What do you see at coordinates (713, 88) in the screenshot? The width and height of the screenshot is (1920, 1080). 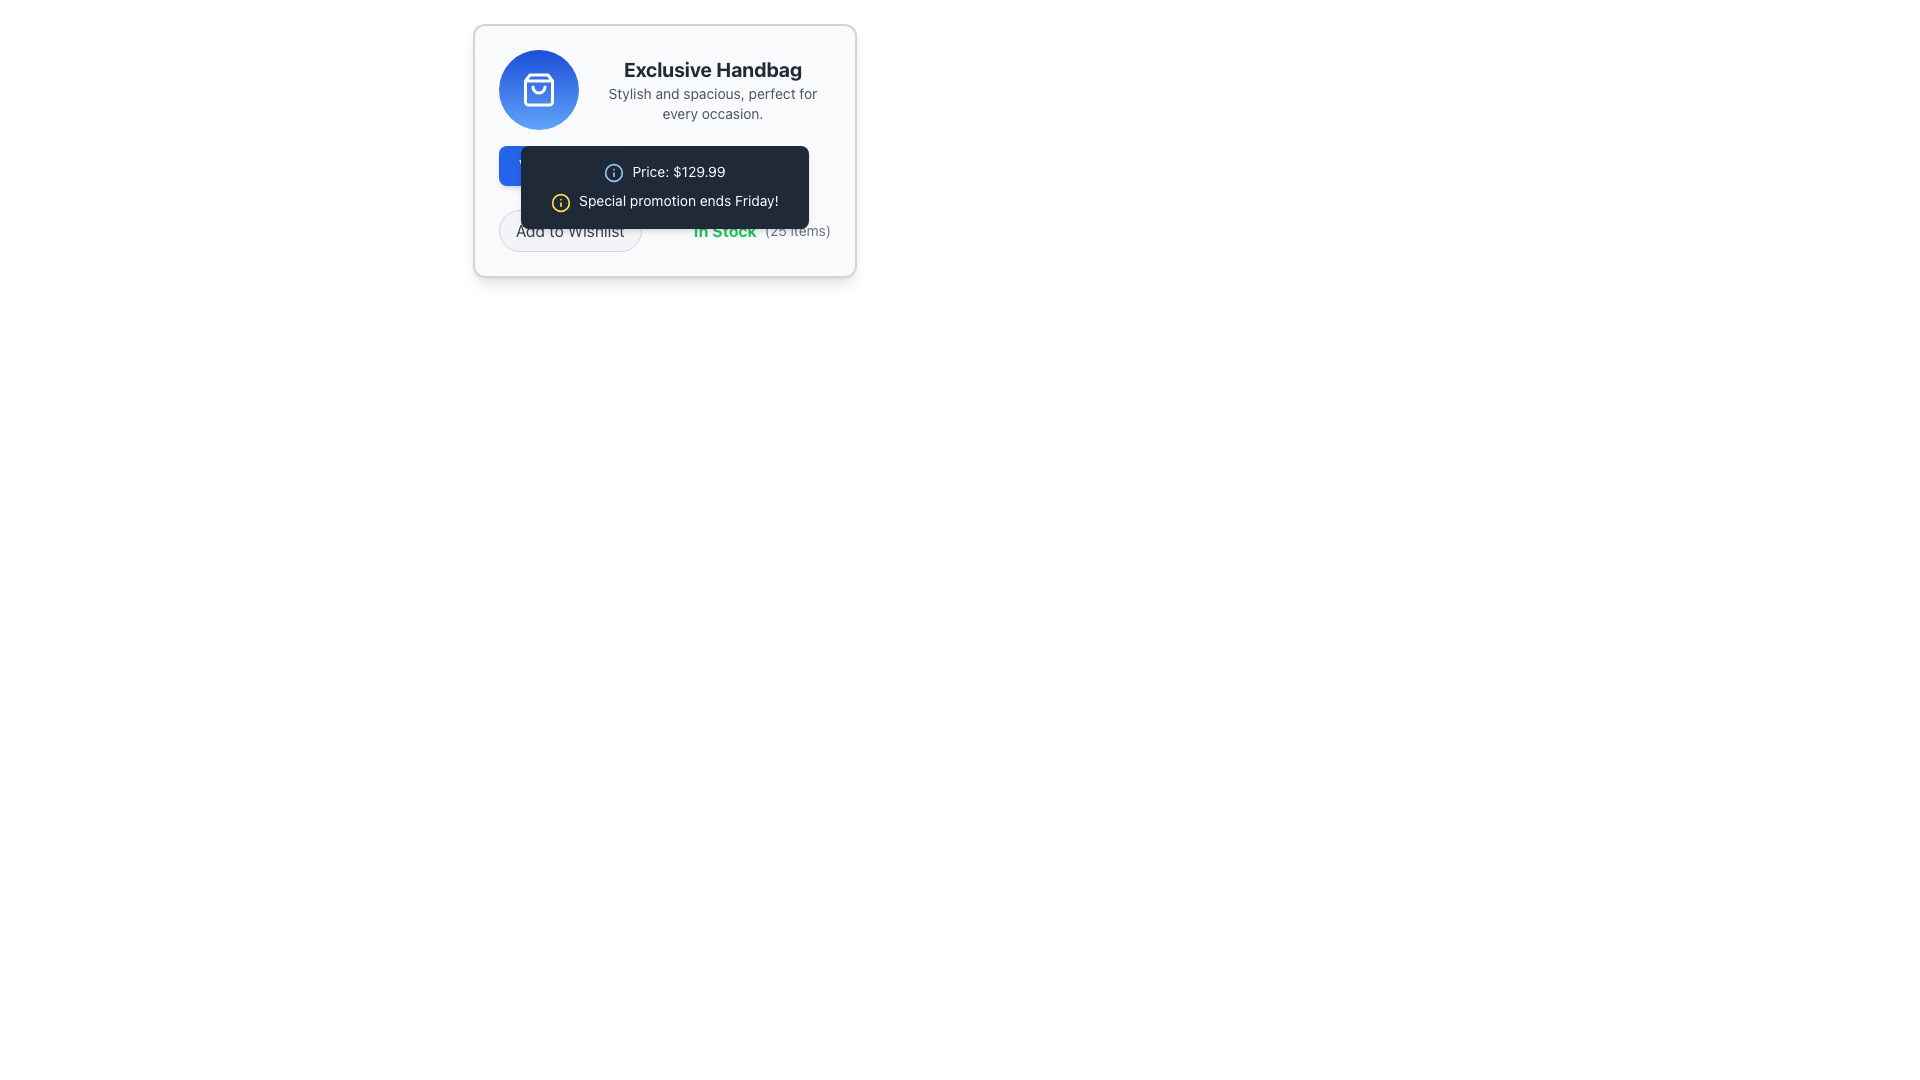 I see `description of the Text Block containing the title 'Exclusive Handbag' and the description 'Stylish and spacious, perfect for every occasion.'` at bounding box center [713, 88].